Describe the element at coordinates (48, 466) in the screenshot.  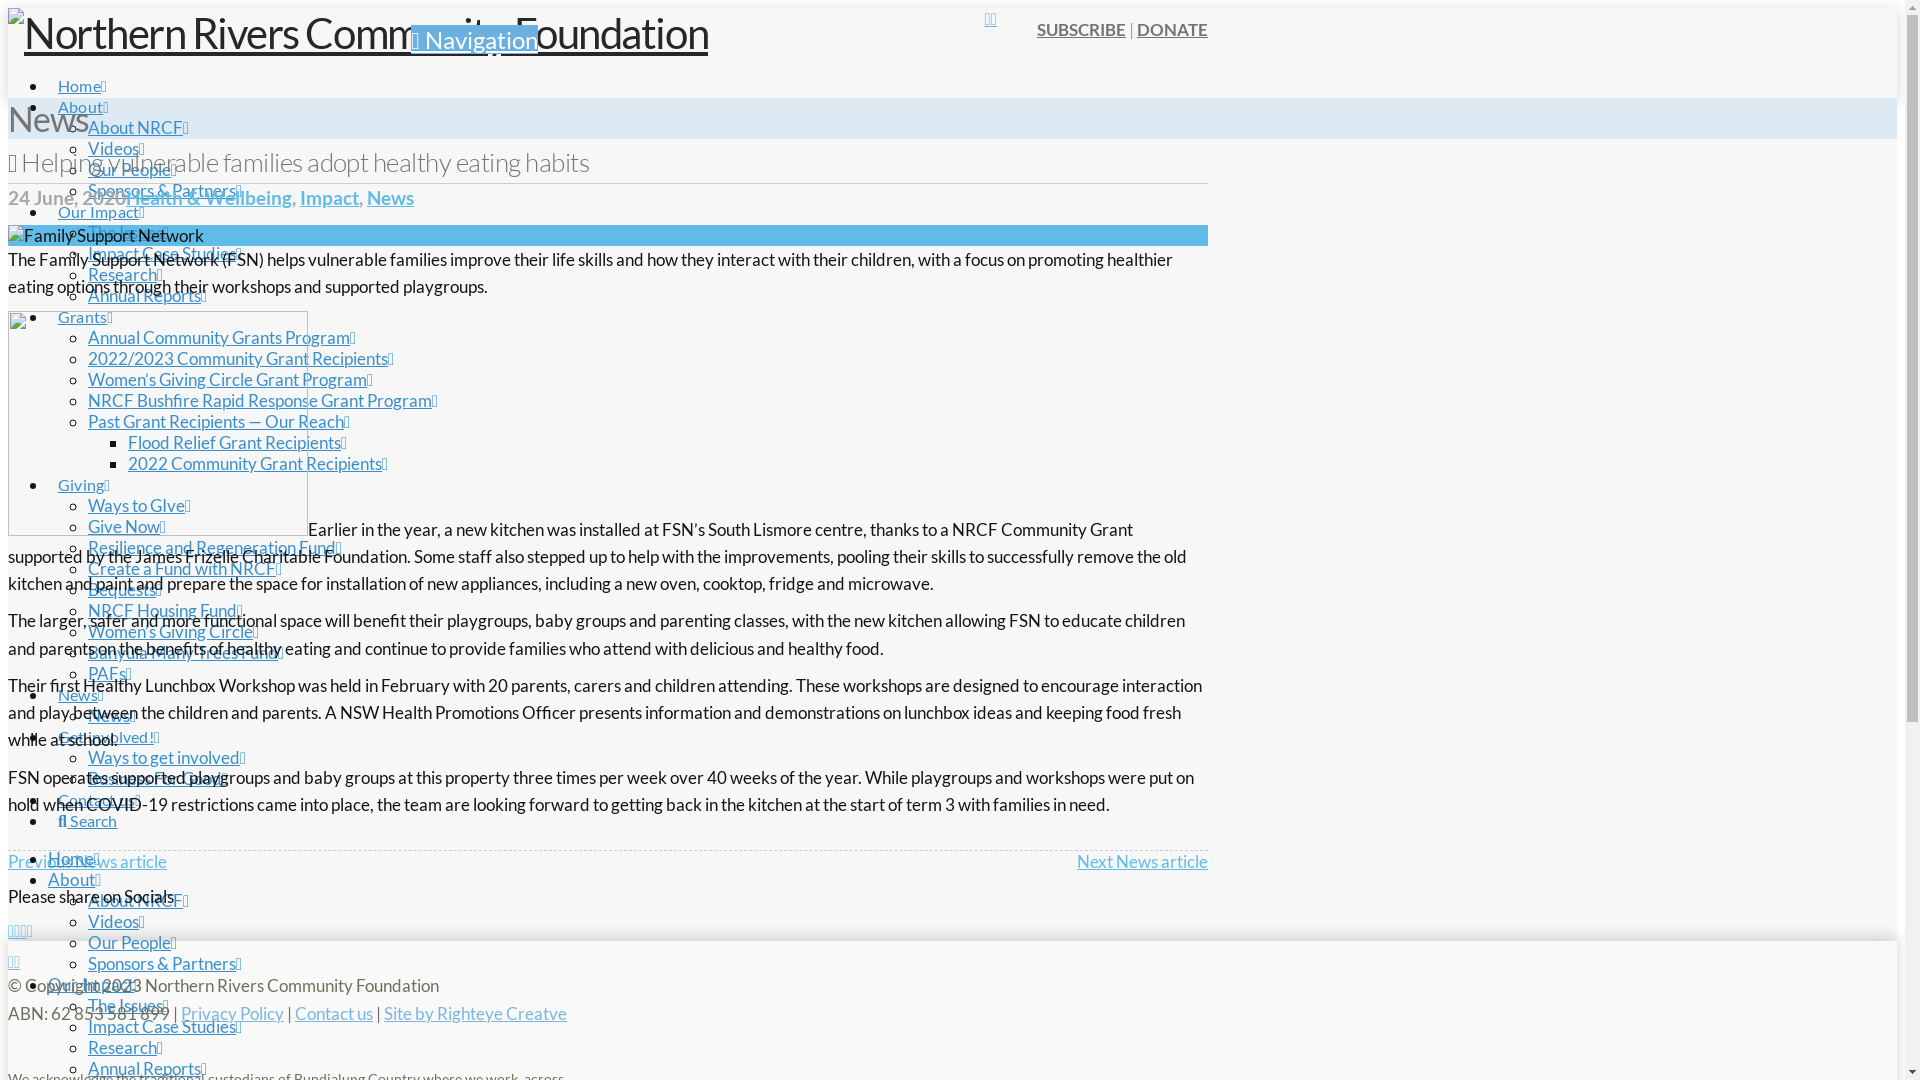
I see `'Giving'` at that location.